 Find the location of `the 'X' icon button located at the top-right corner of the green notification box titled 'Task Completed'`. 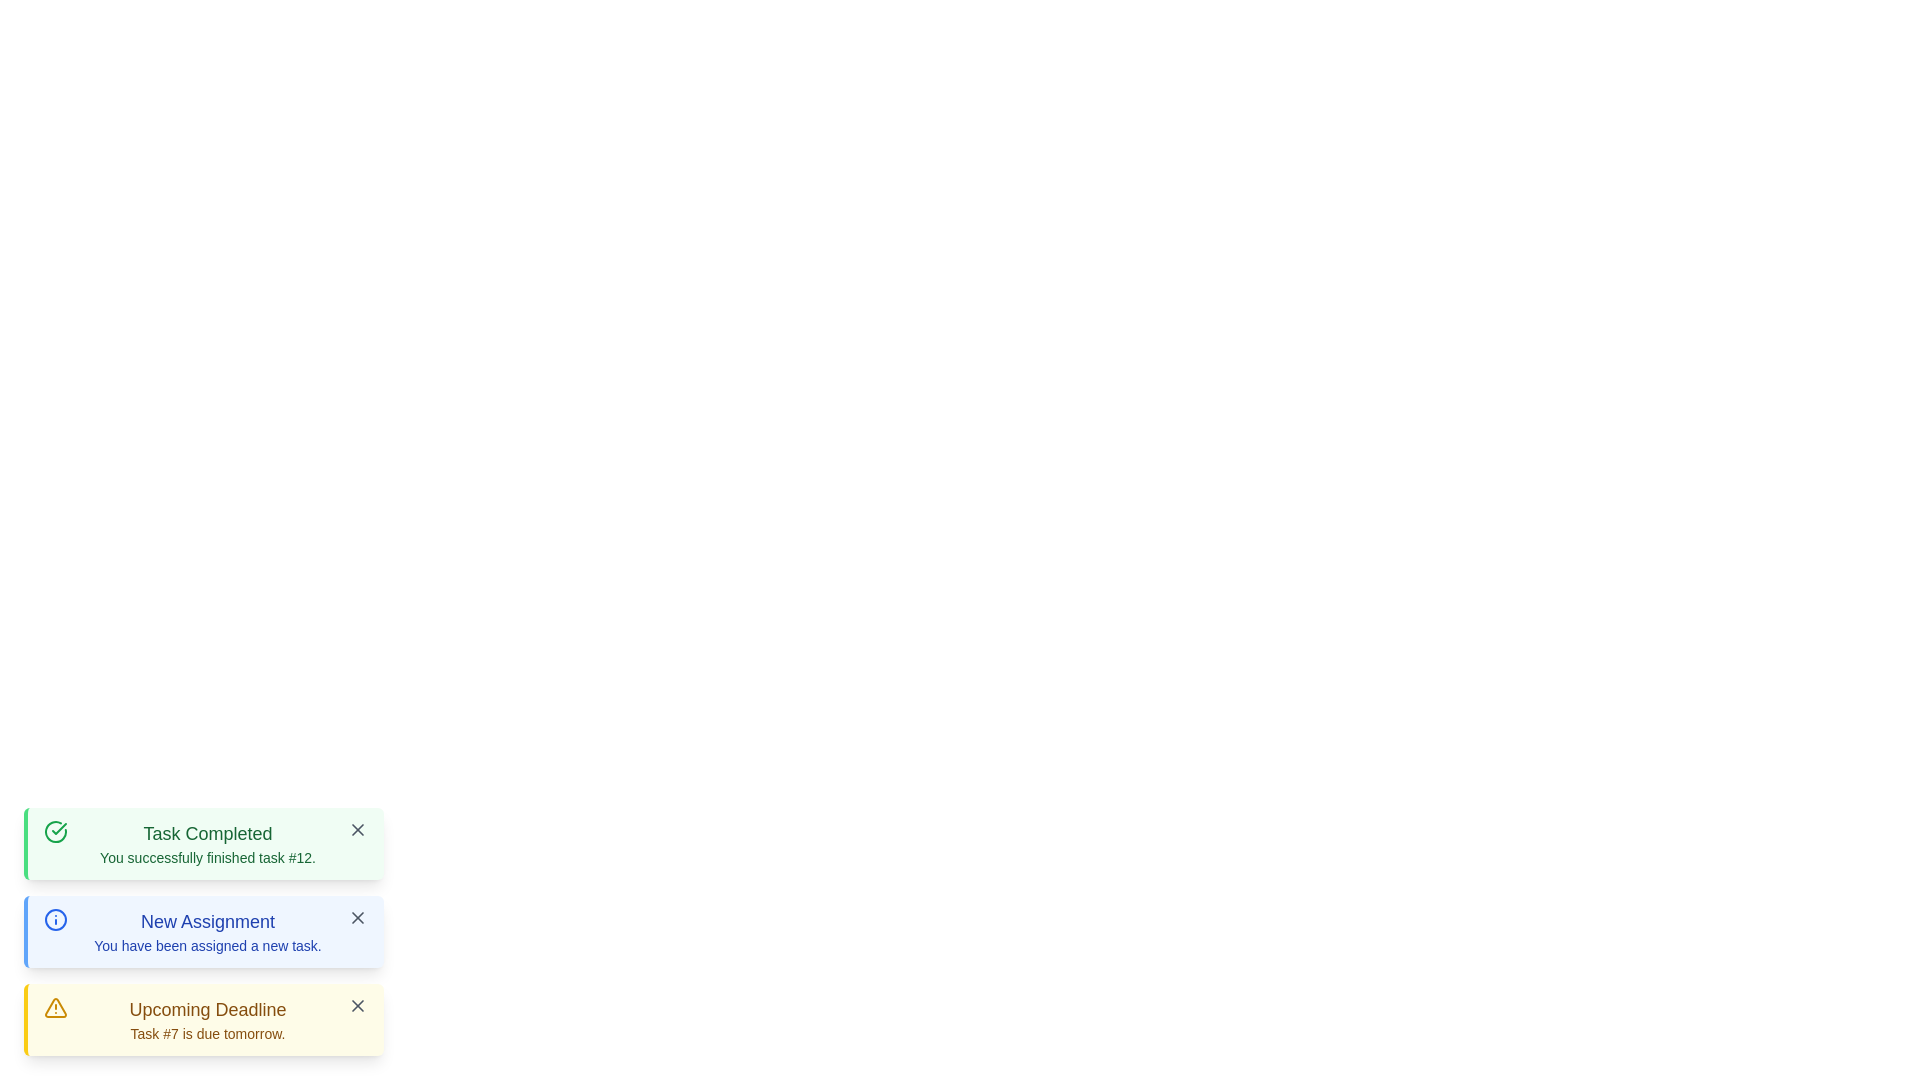

the 'X' icon button located at the top-right corner of the green notification box titled 'Task Completed' is located at coordinates (358, 829).